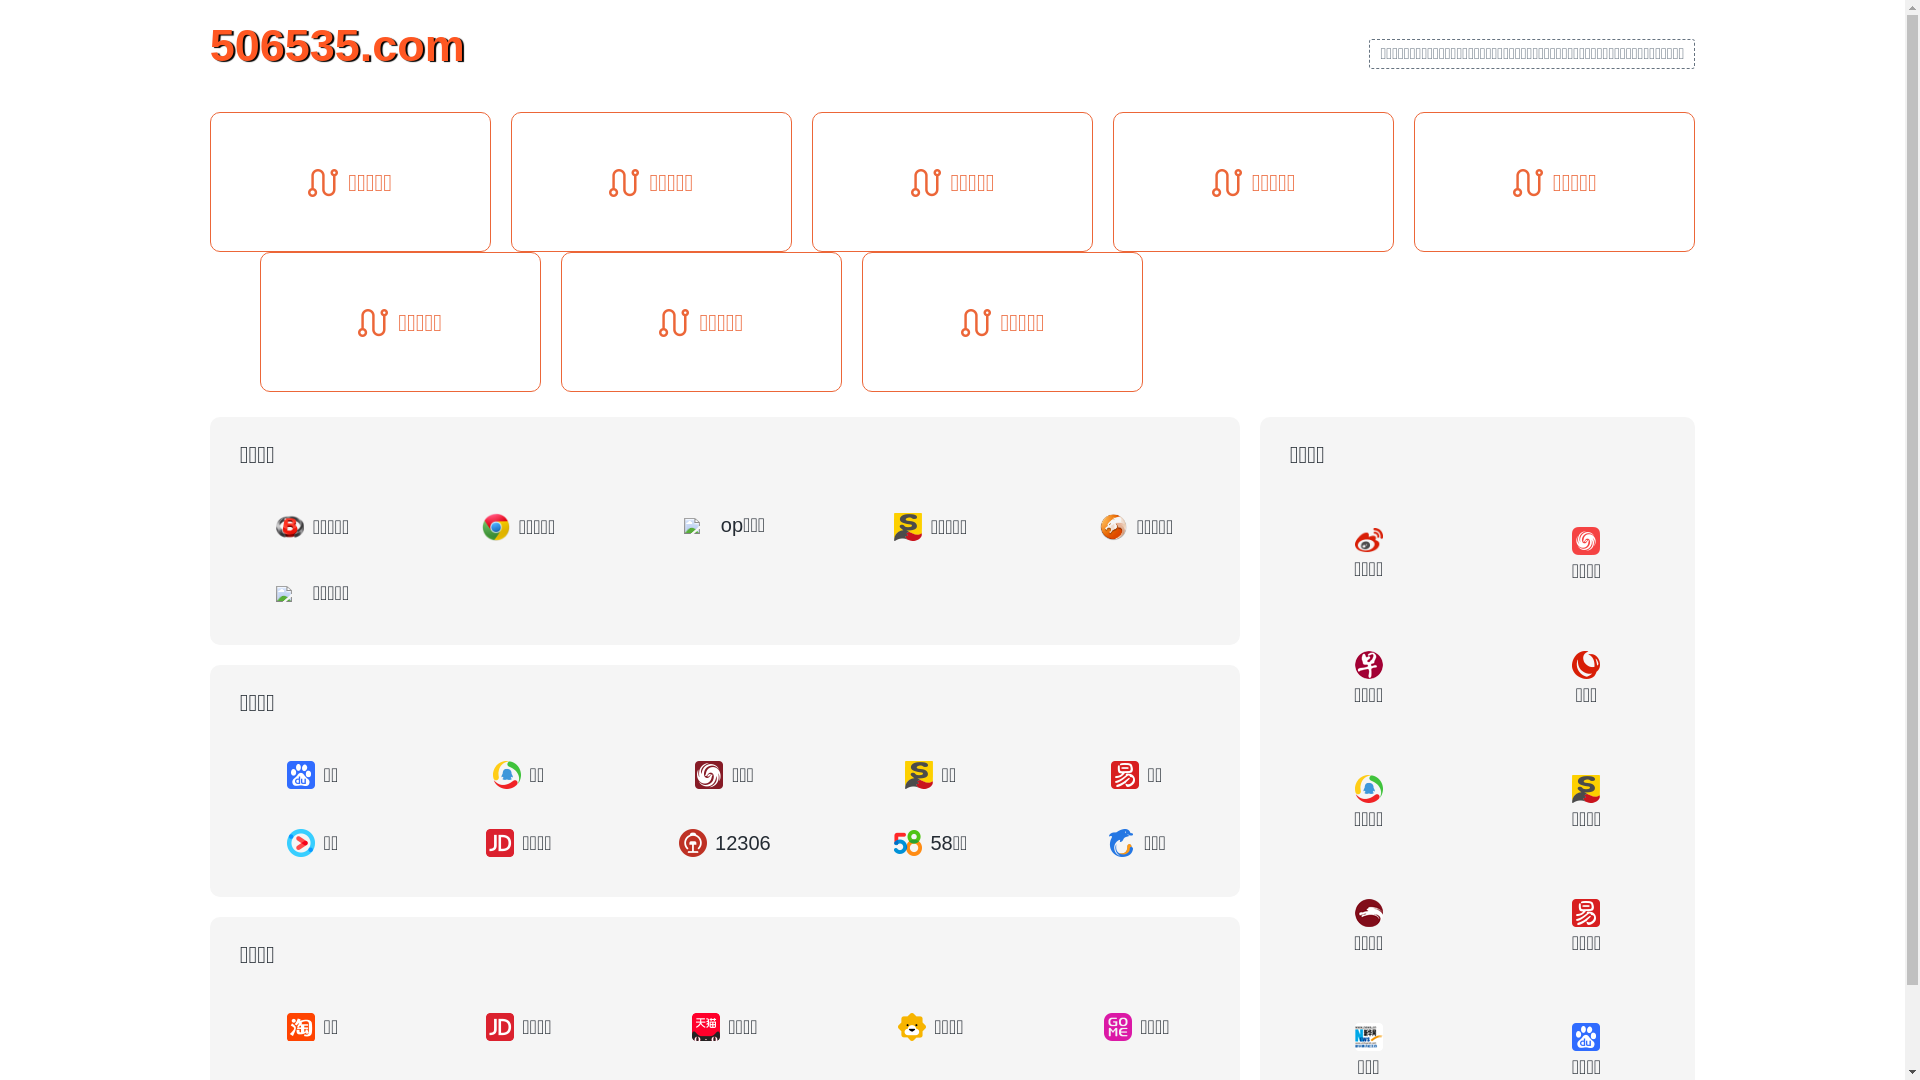 Image resolution: width=1920 pixels, height=1080 pixels. What do you see at coordinates (723, 843) in the screenshot?
I see `'12306'` at bounding box center [723, 843].